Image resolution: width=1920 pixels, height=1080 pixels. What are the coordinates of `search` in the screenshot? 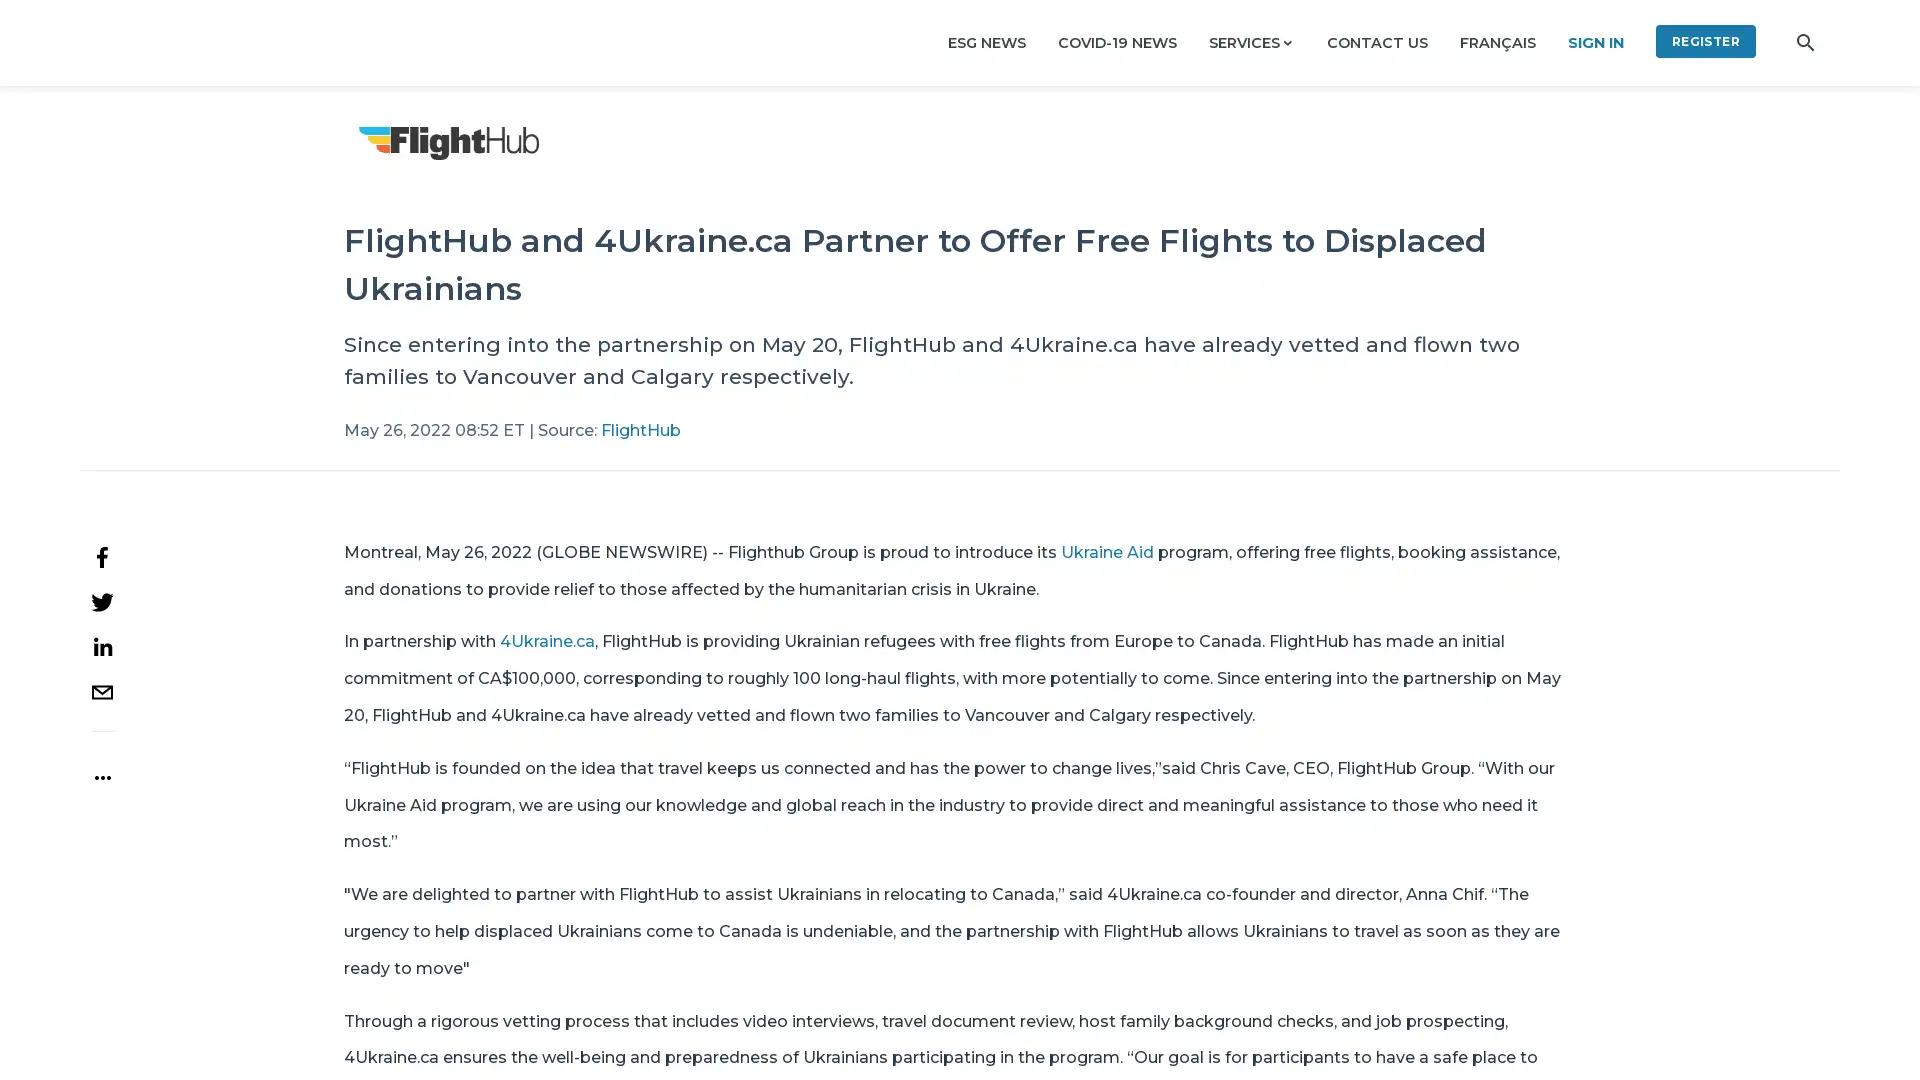 It's located at (1805, 42).